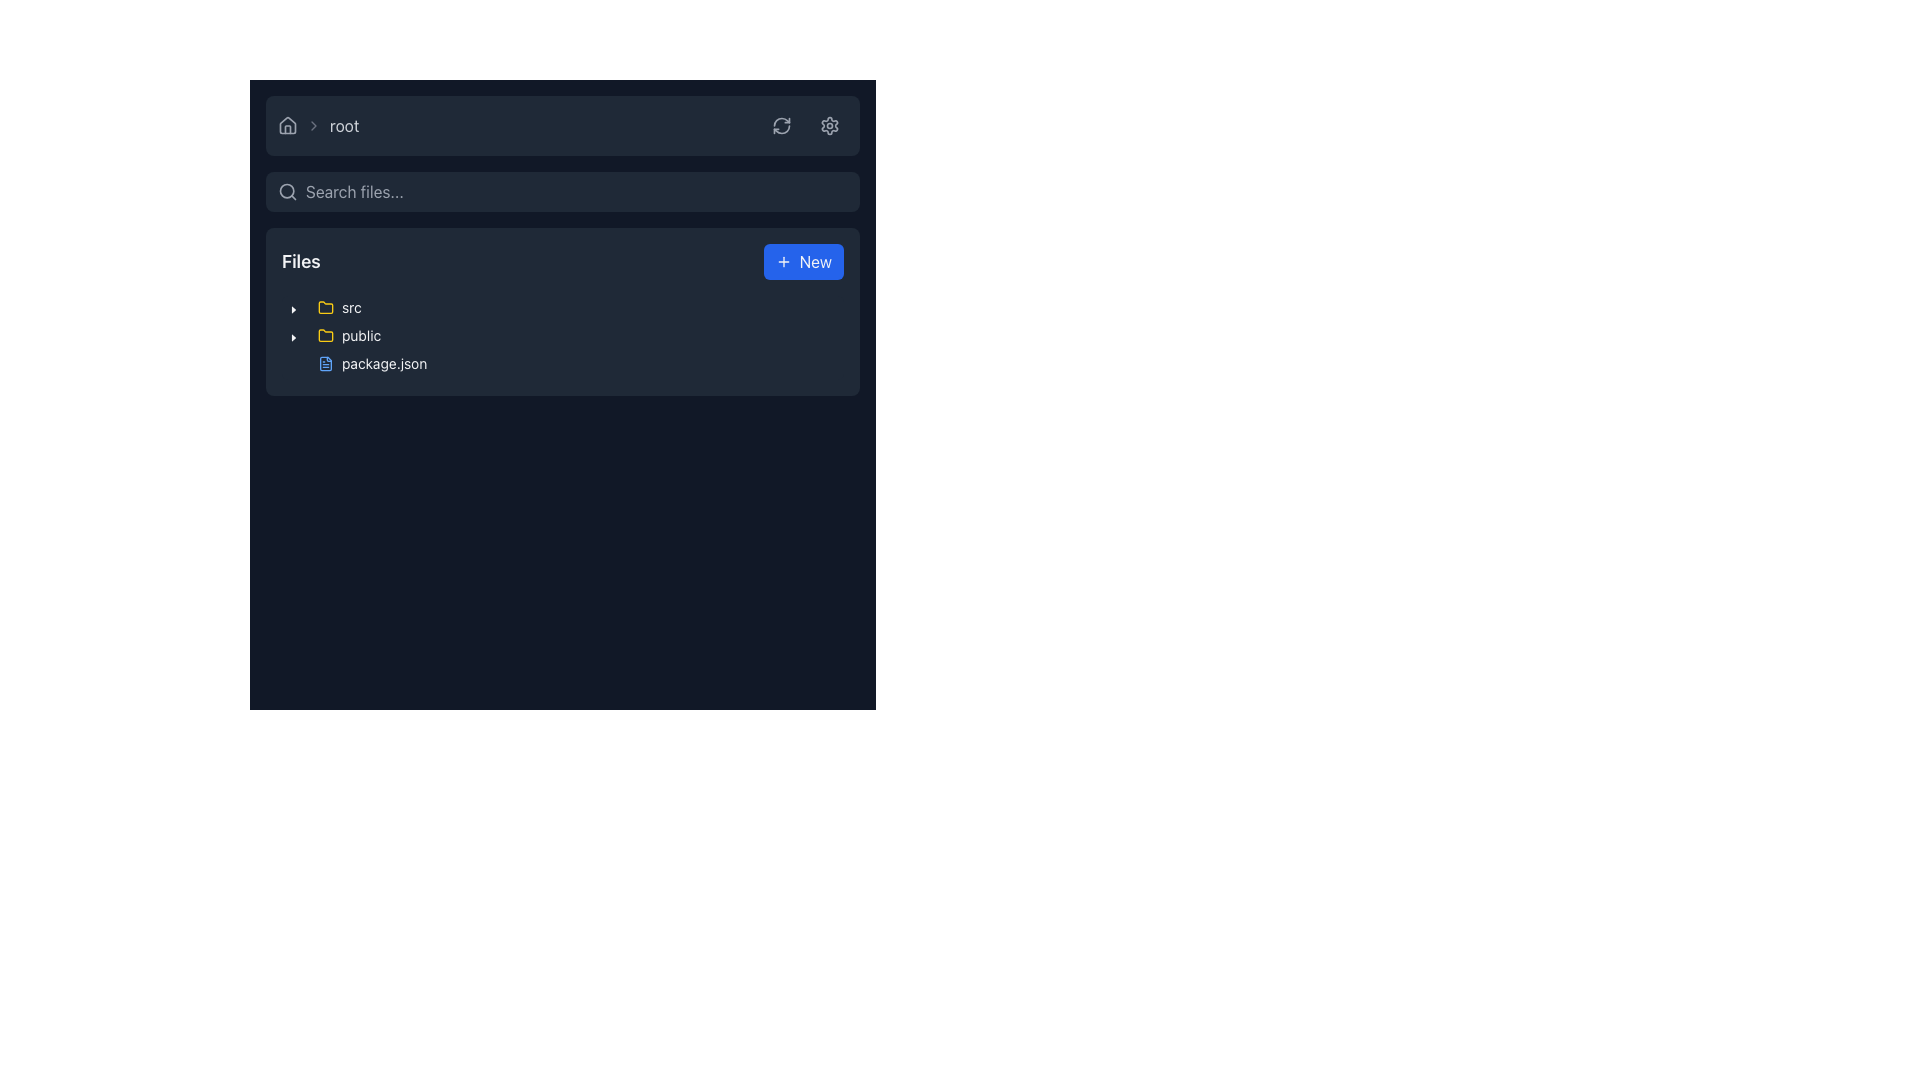 The height and width of the screenshot is (1080, 1920). I want to click on the document icon with a blue outline located to the left of the 'package.json' text label in the 'Files' section, so click(326, 363).